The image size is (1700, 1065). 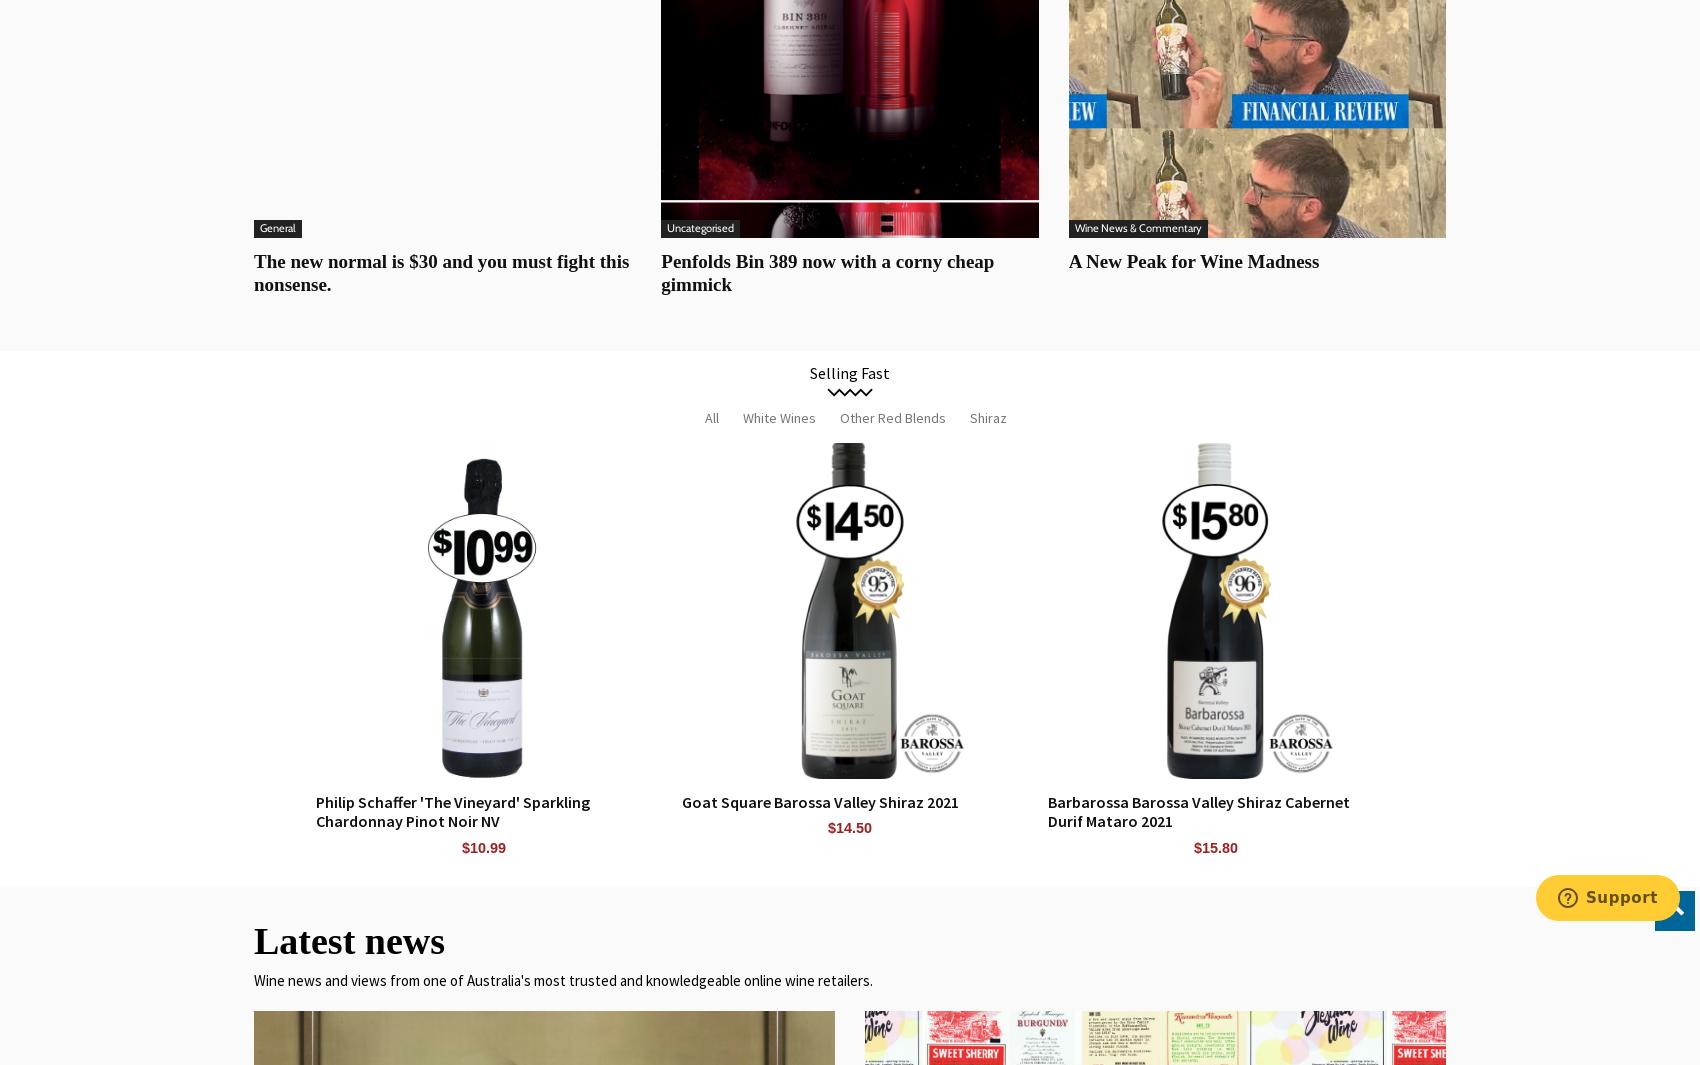 What do you see at coordinates (854, 828) in the screenshot?
I see `'14.50'` at bounding box center [854, 828].